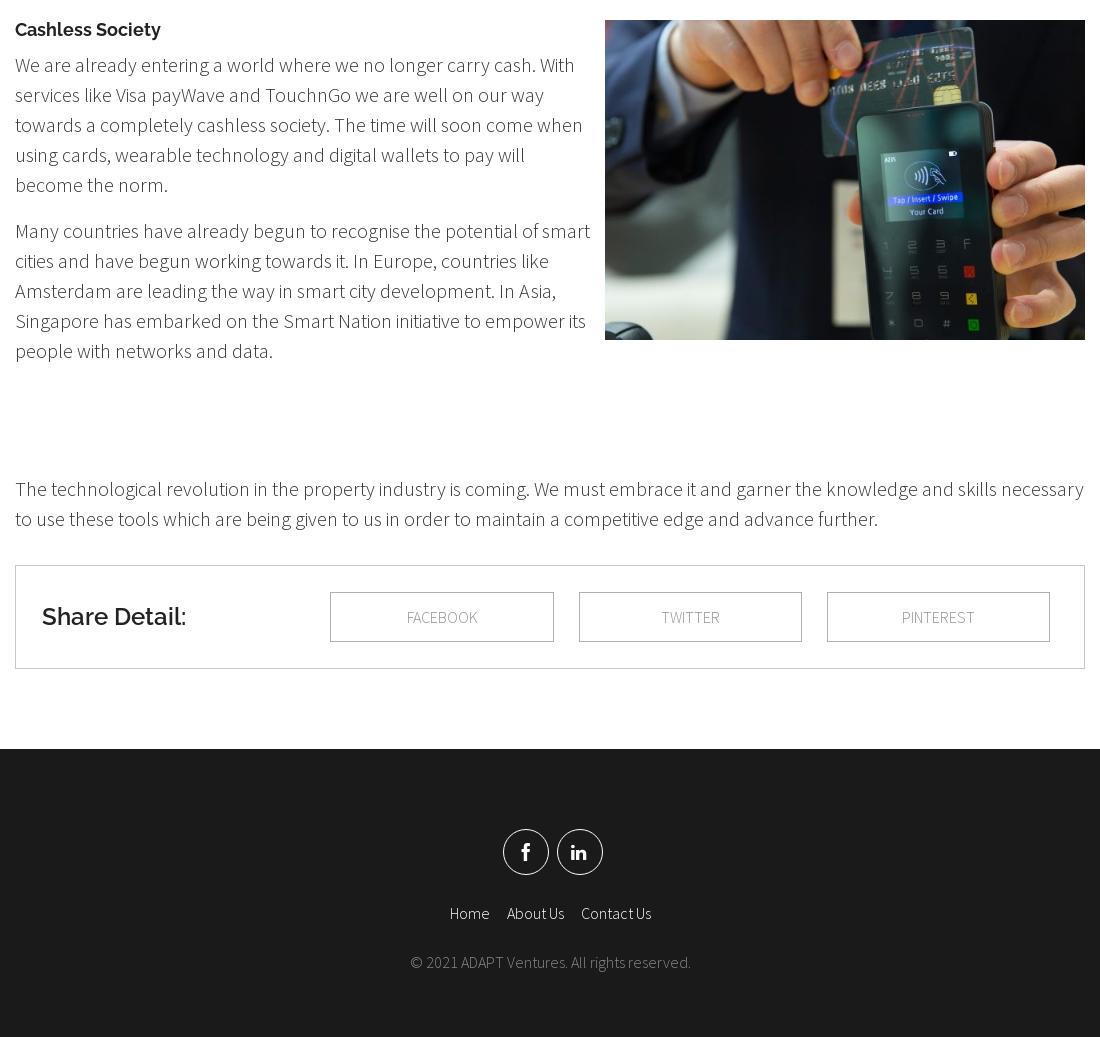 Image resolution: width=1100 pixels, height=1037 pixels. I want to click on 'Facebook', so click(440, 615).